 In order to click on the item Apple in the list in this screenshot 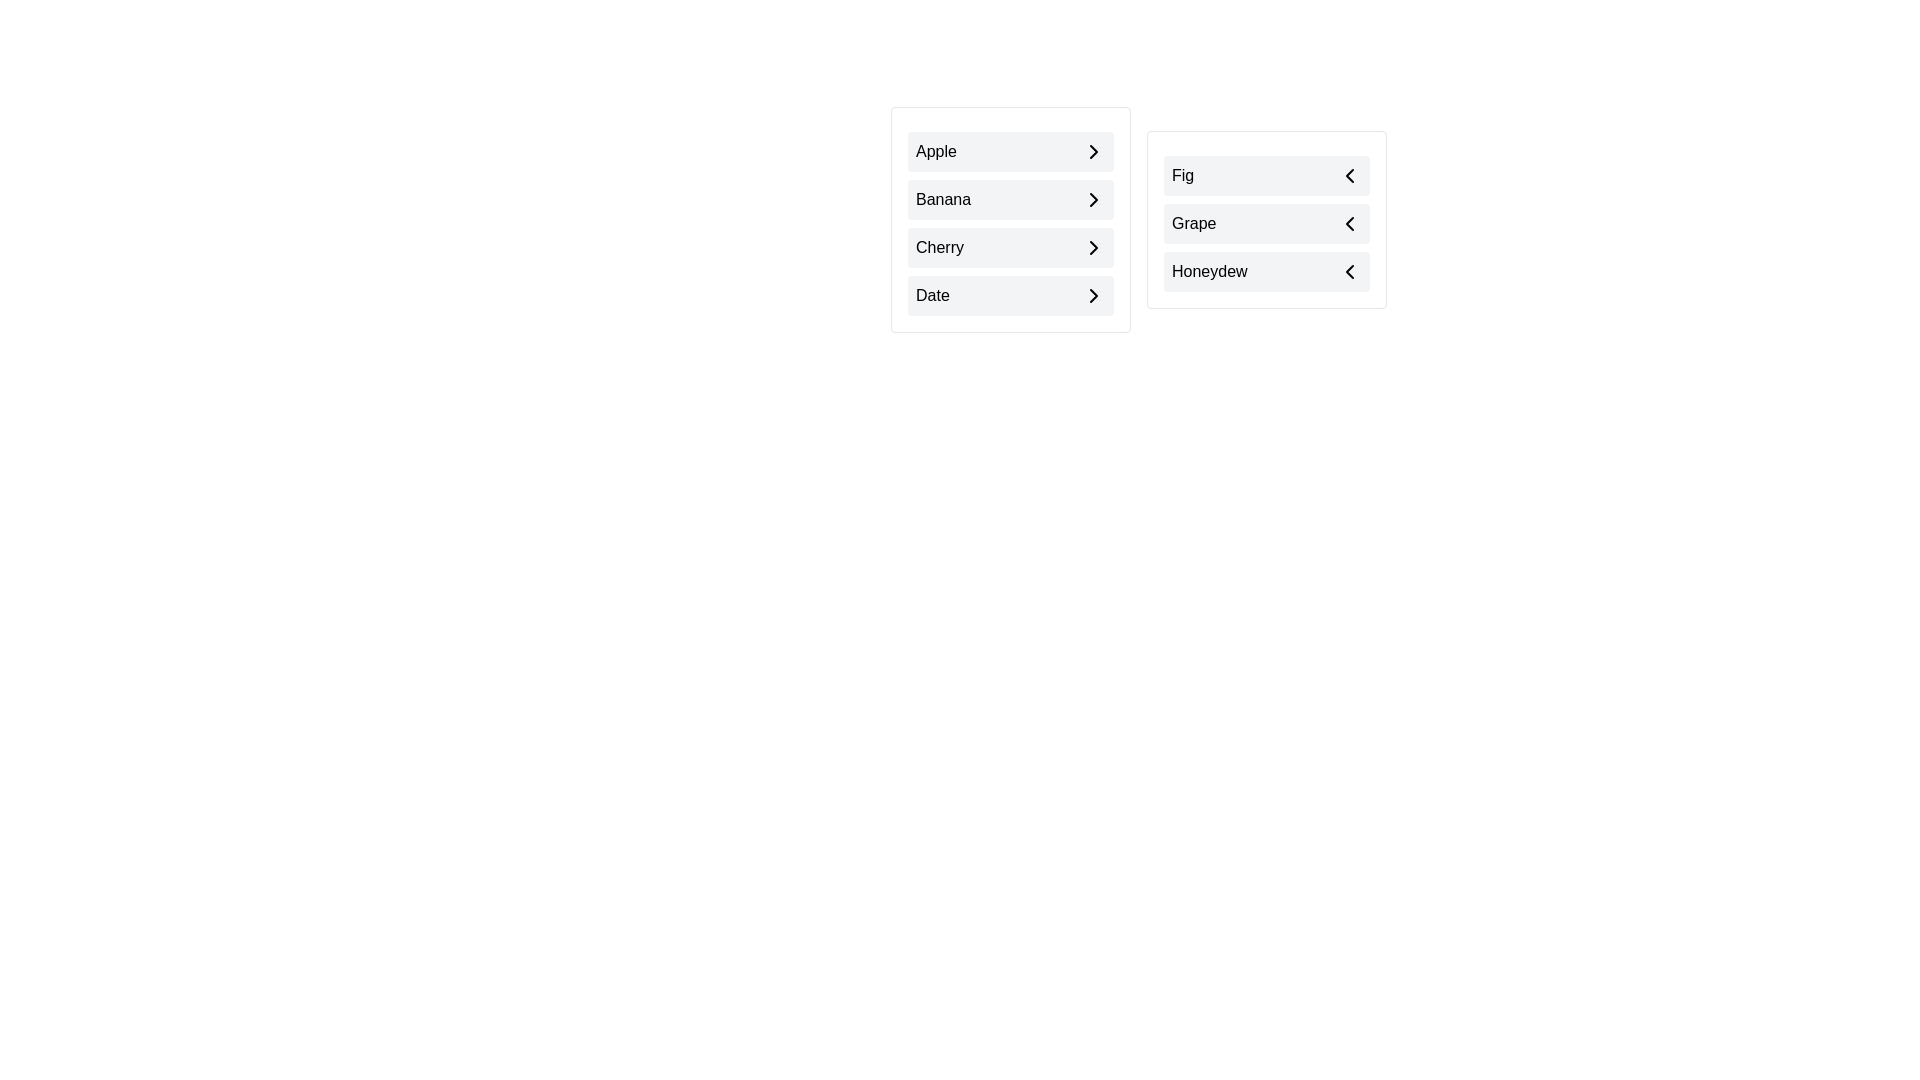, I will do `click(1011, 150)`.